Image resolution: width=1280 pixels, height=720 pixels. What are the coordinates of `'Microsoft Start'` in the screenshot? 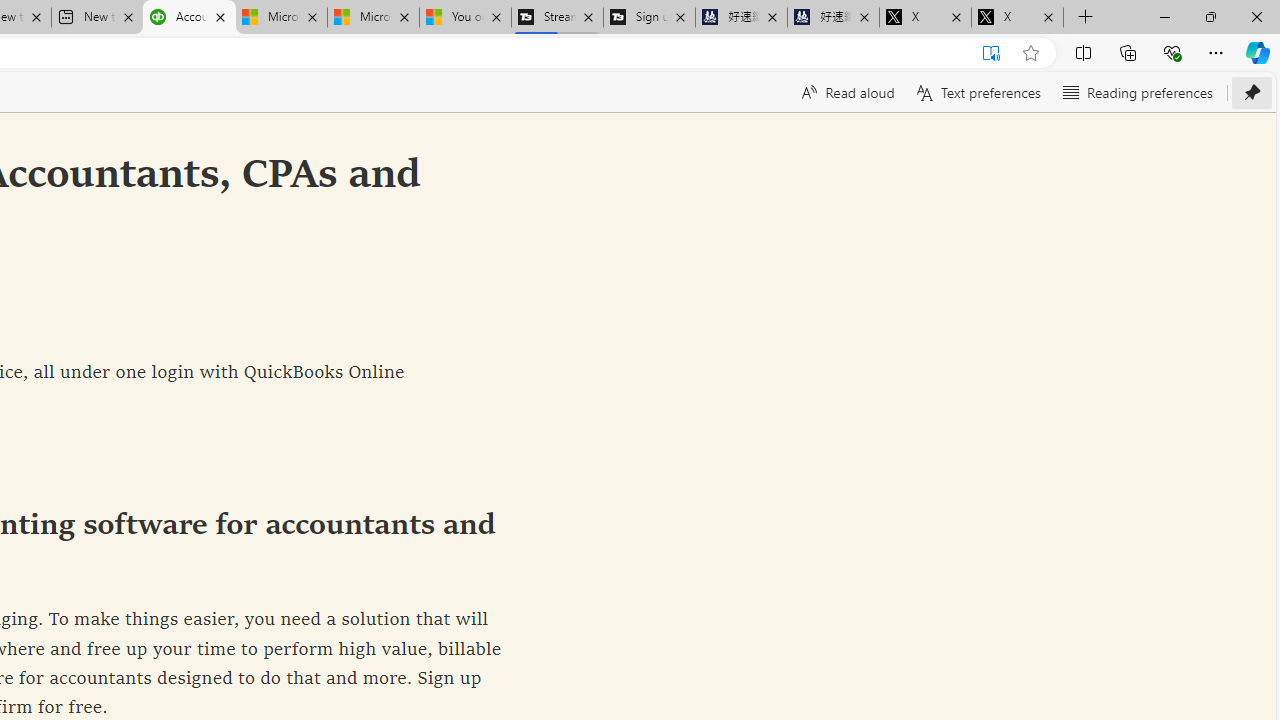 It's located at (373, 17).